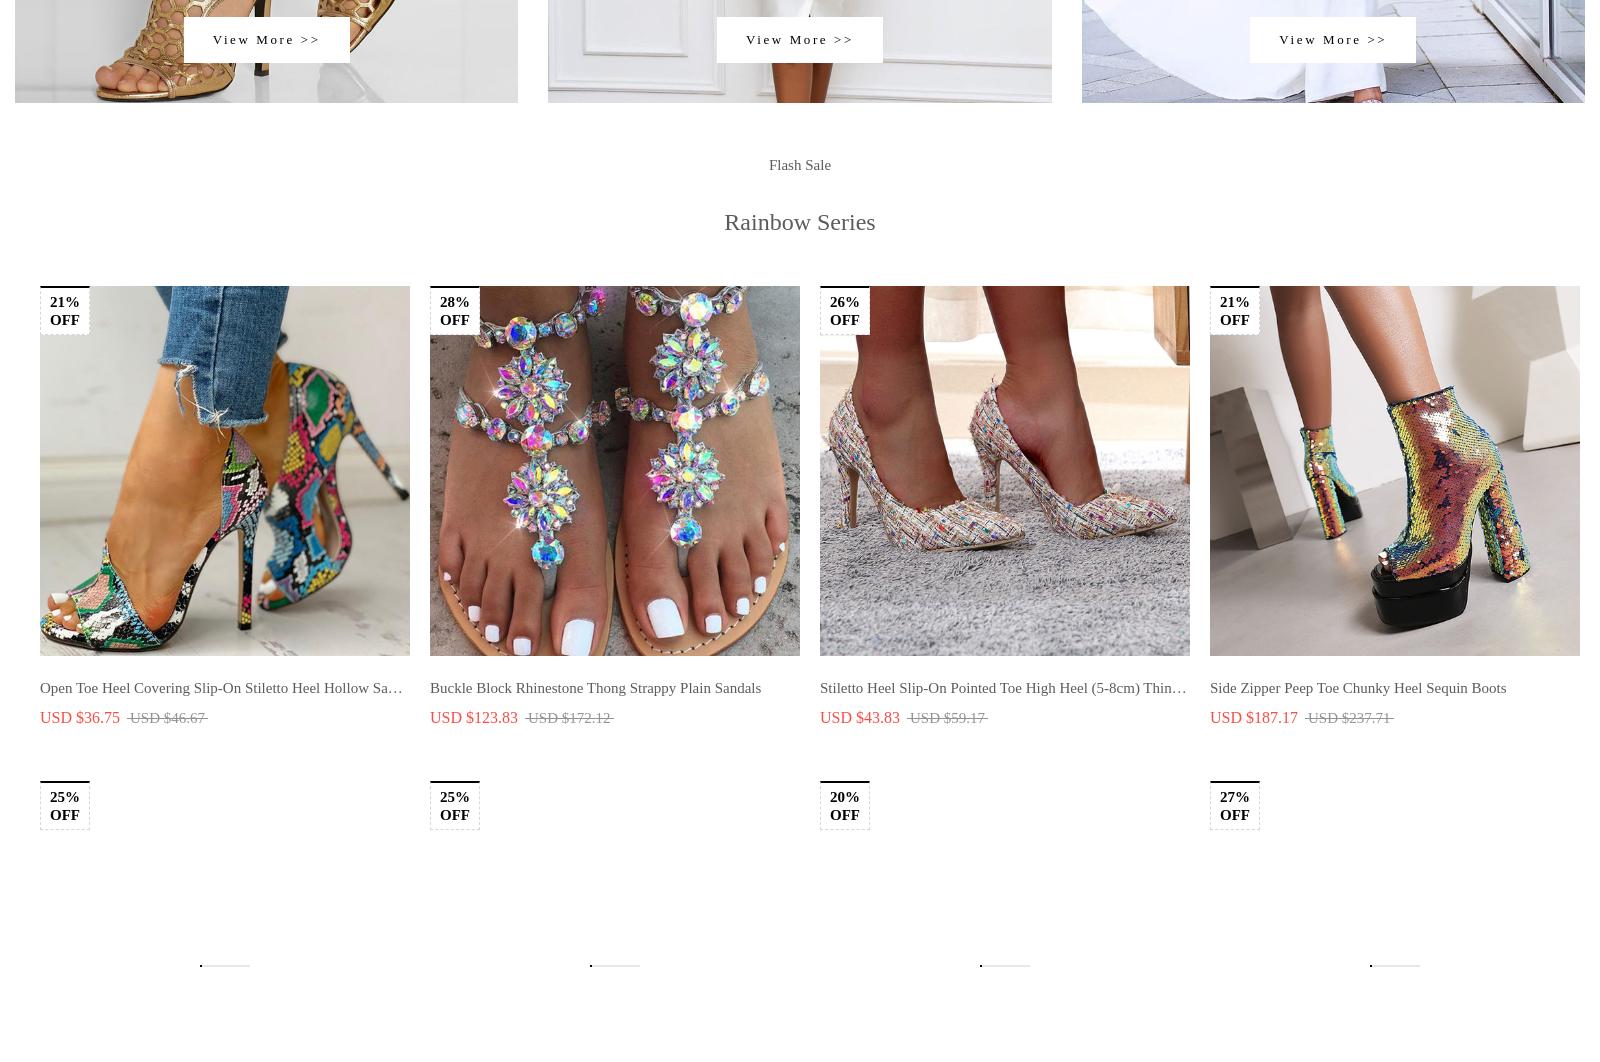 This screenshot has width=1600, height=1062. What do you see at coordinates (79, 784) in the screenshot?
I see `'USD $62.17'` at bounding box center [79, 784].